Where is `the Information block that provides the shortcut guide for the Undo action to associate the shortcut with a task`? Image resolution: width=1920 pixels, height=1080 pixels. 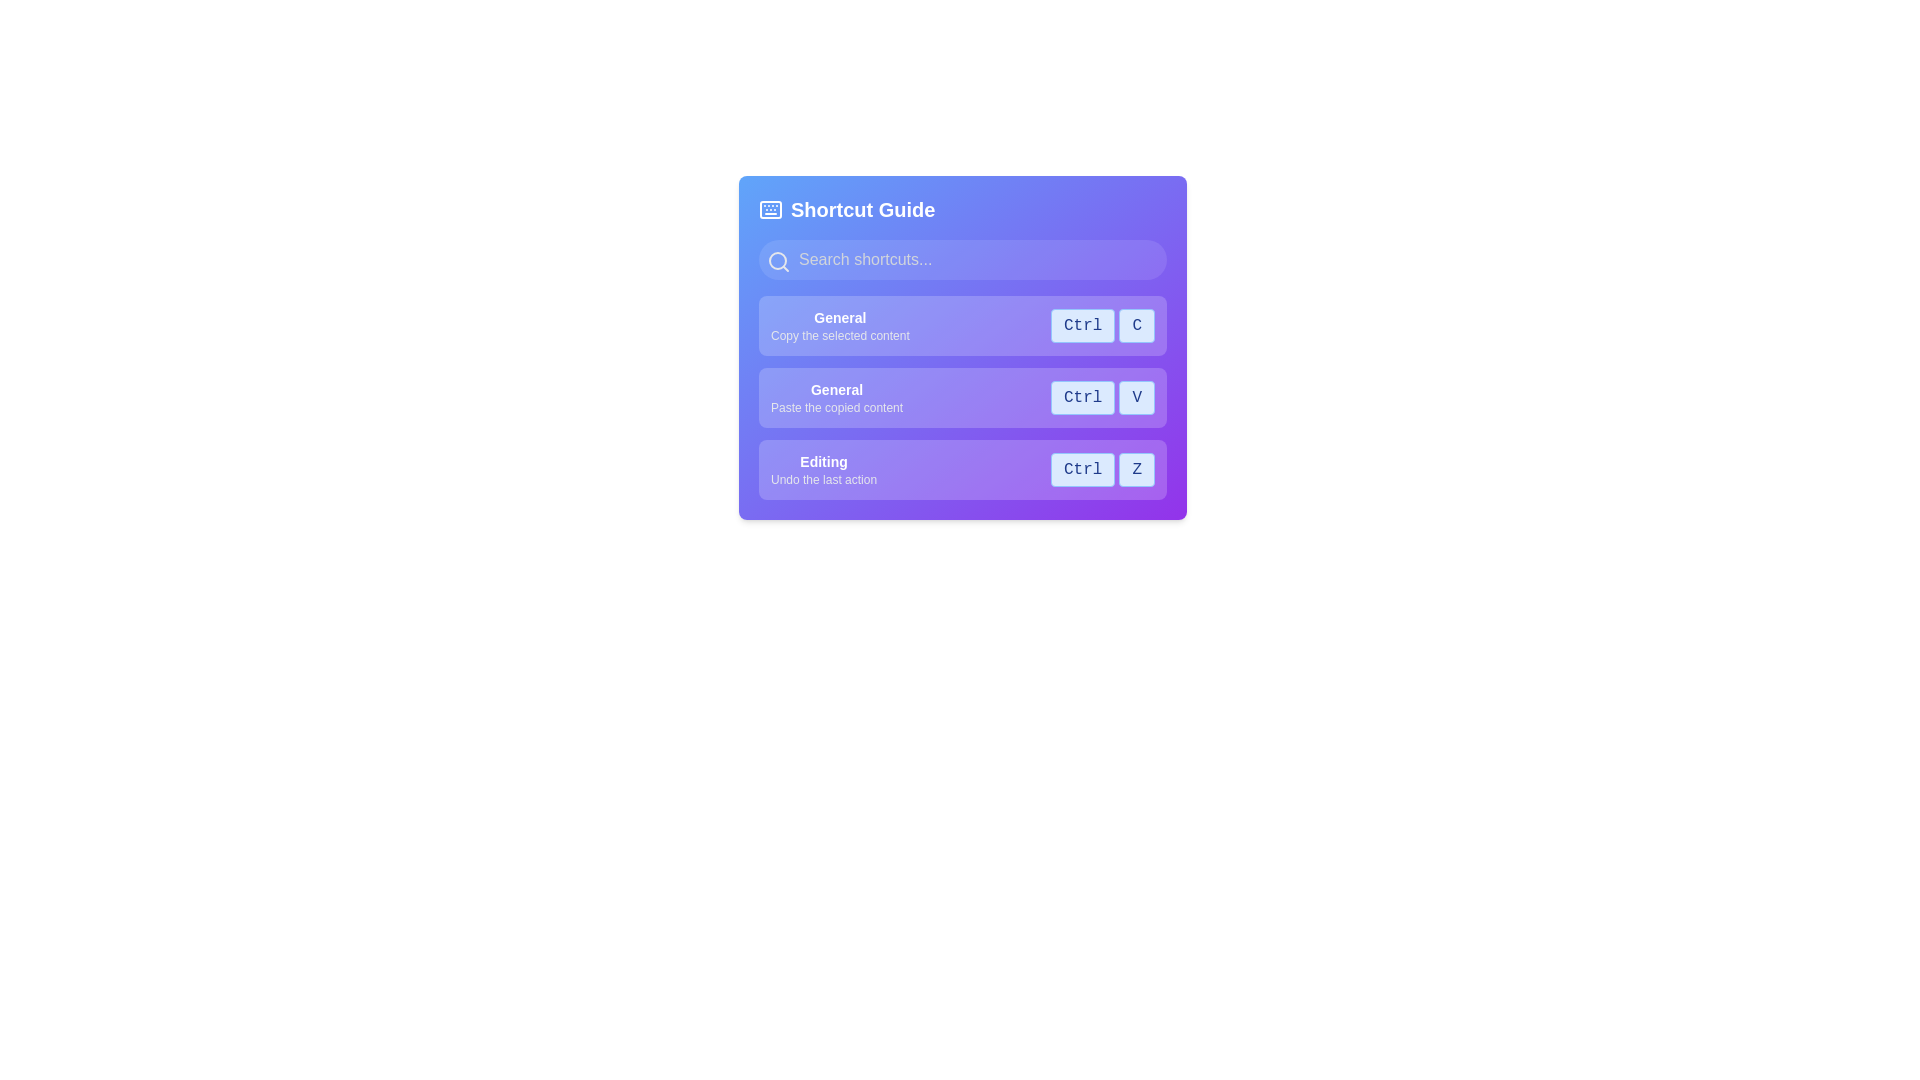
the Information block that provides the shortcut guide for the Undo action to associate the shortcut with a task is located at coordinates (963, 470).